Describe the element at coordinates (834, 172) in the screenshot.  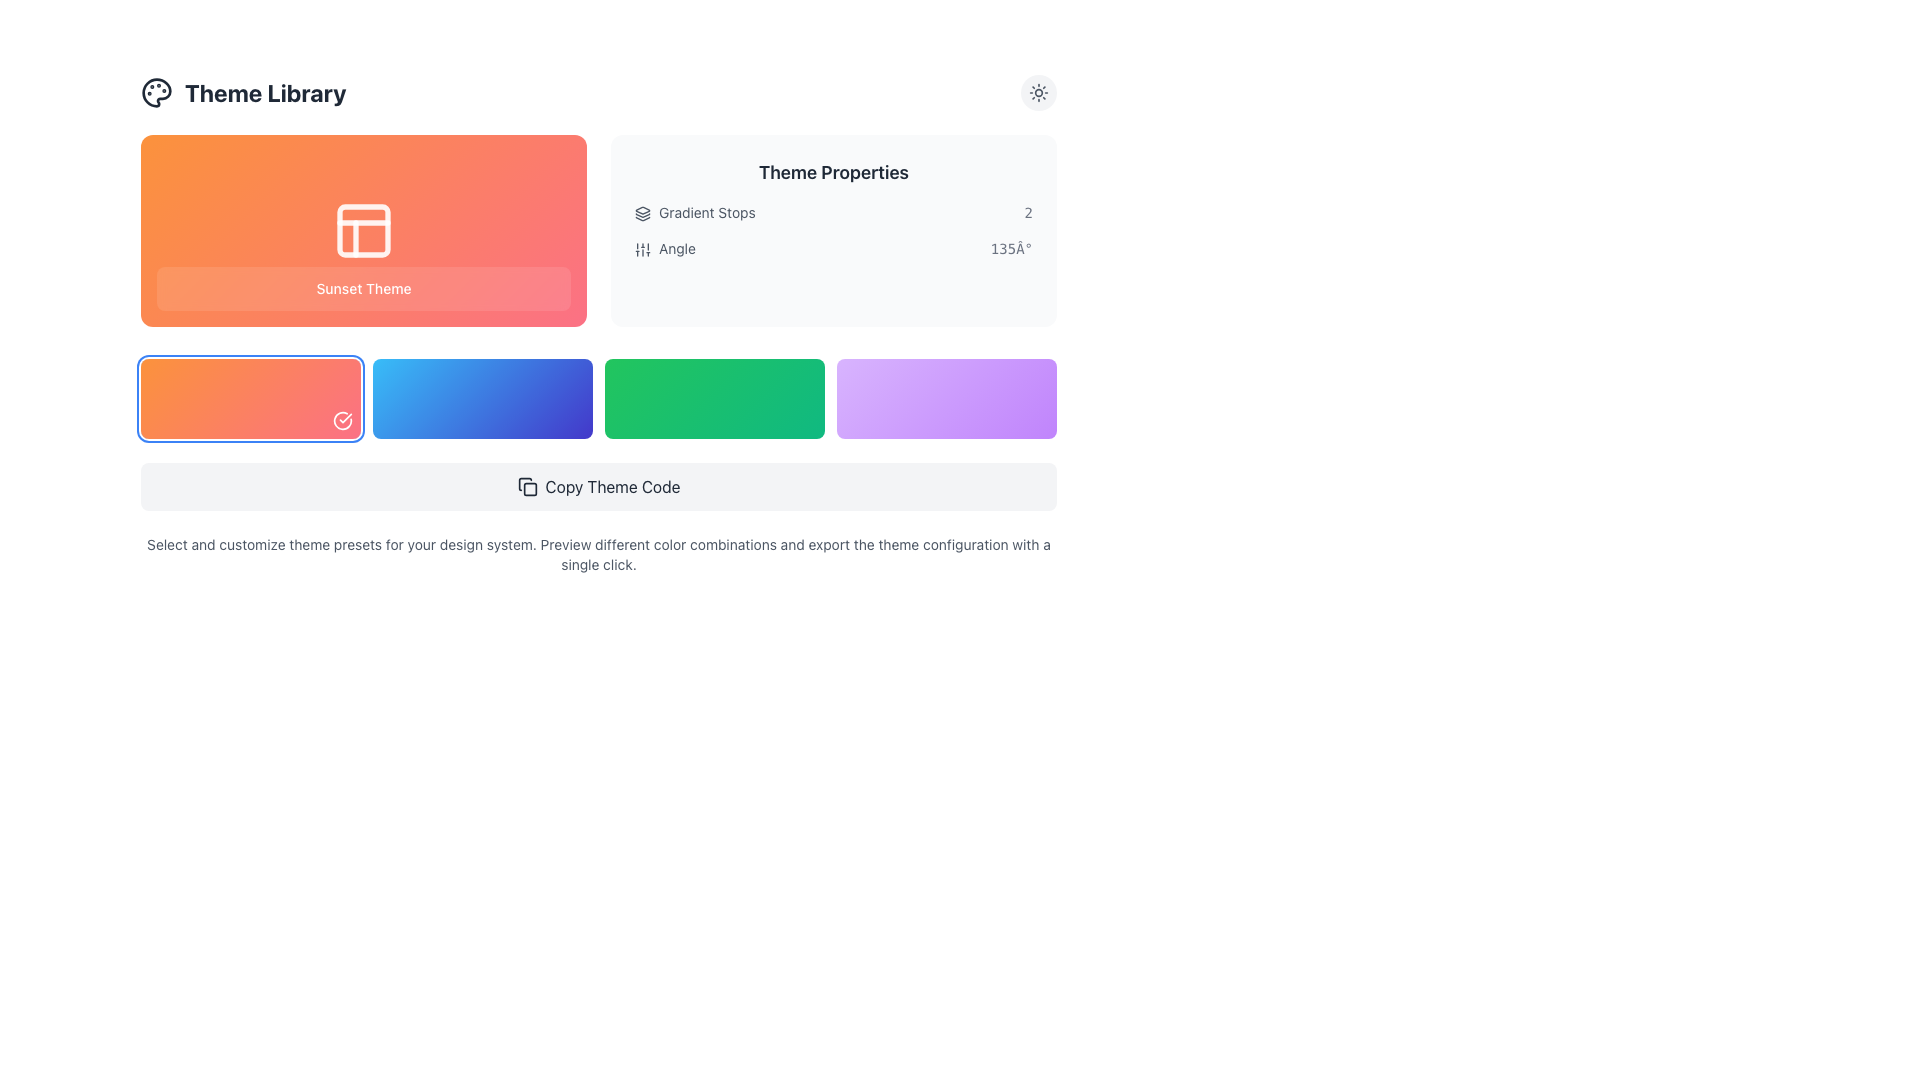
I see `the 'Theme Properties' header text, which is styled in bold and darker gray, located at the top of the upper-right panel` at that location.